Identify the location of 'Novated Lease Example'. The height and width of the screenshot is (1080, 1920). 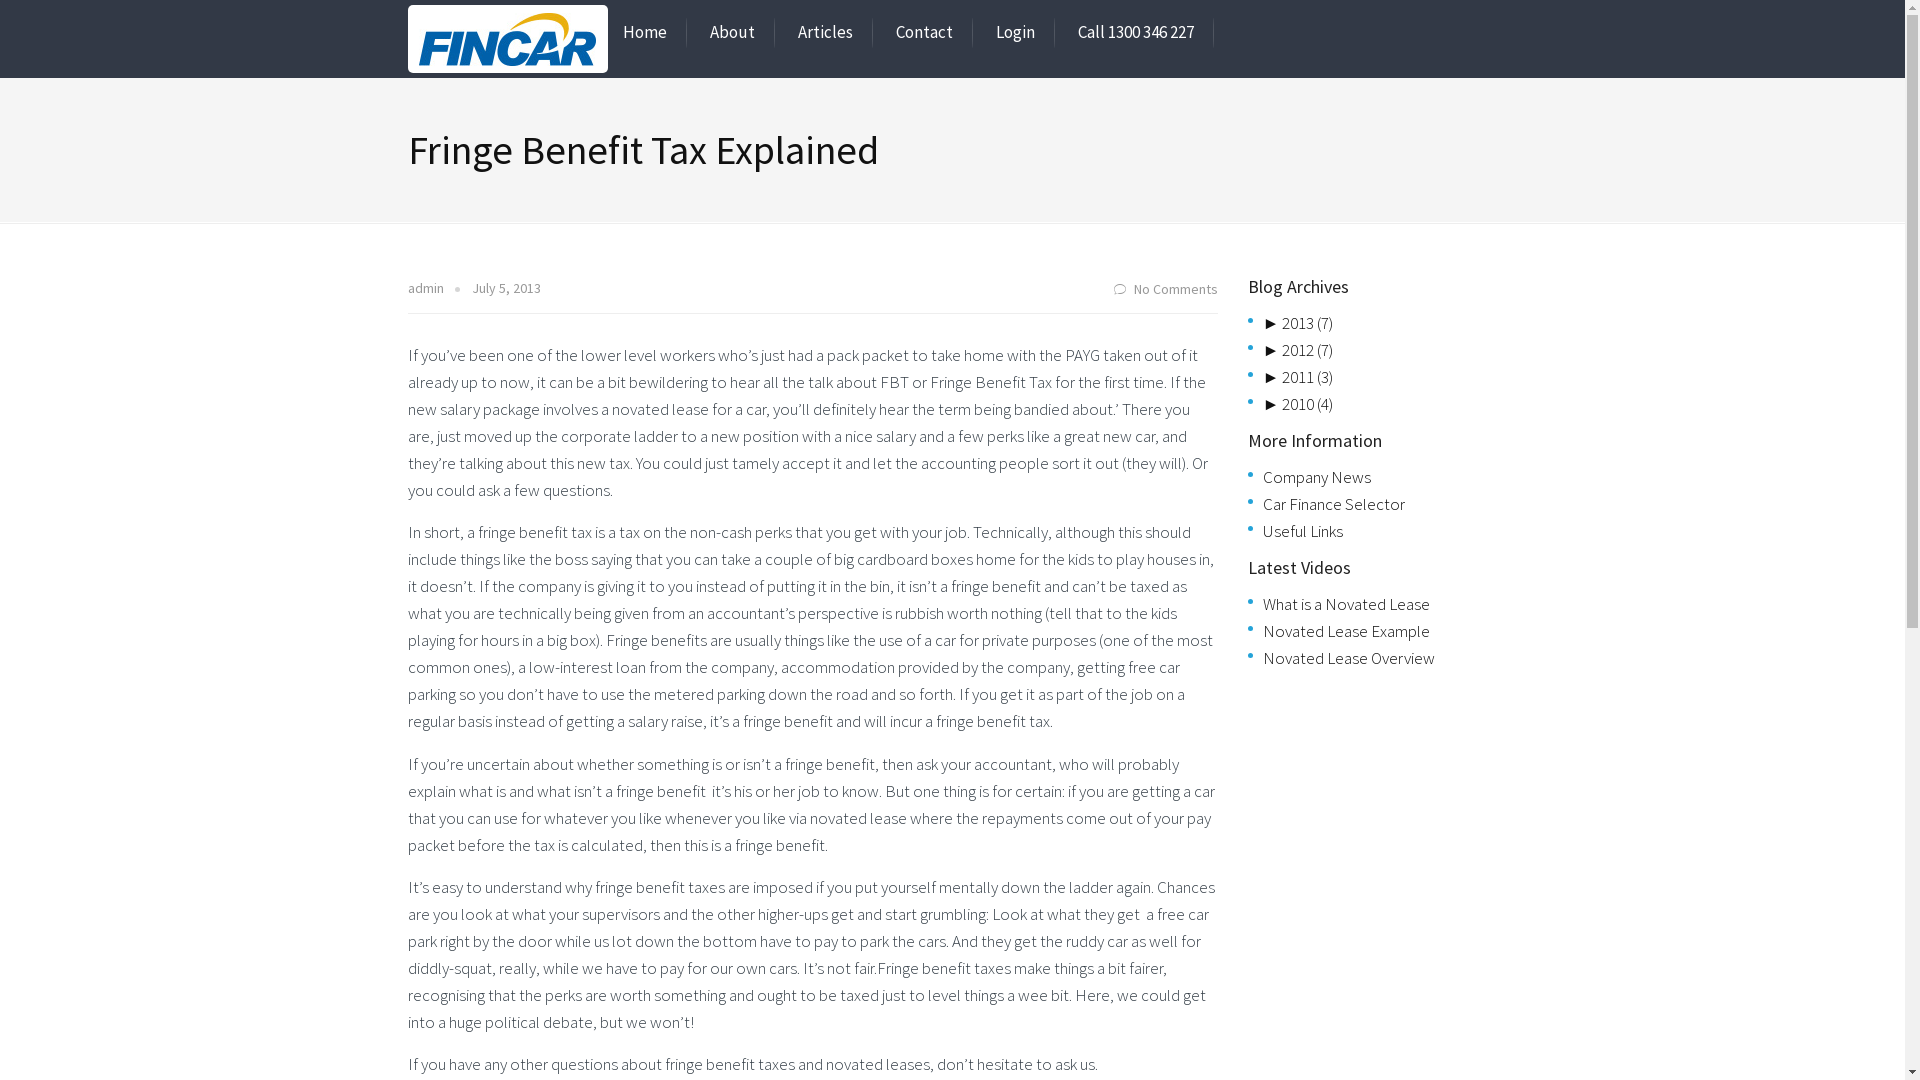
(1261, 631).